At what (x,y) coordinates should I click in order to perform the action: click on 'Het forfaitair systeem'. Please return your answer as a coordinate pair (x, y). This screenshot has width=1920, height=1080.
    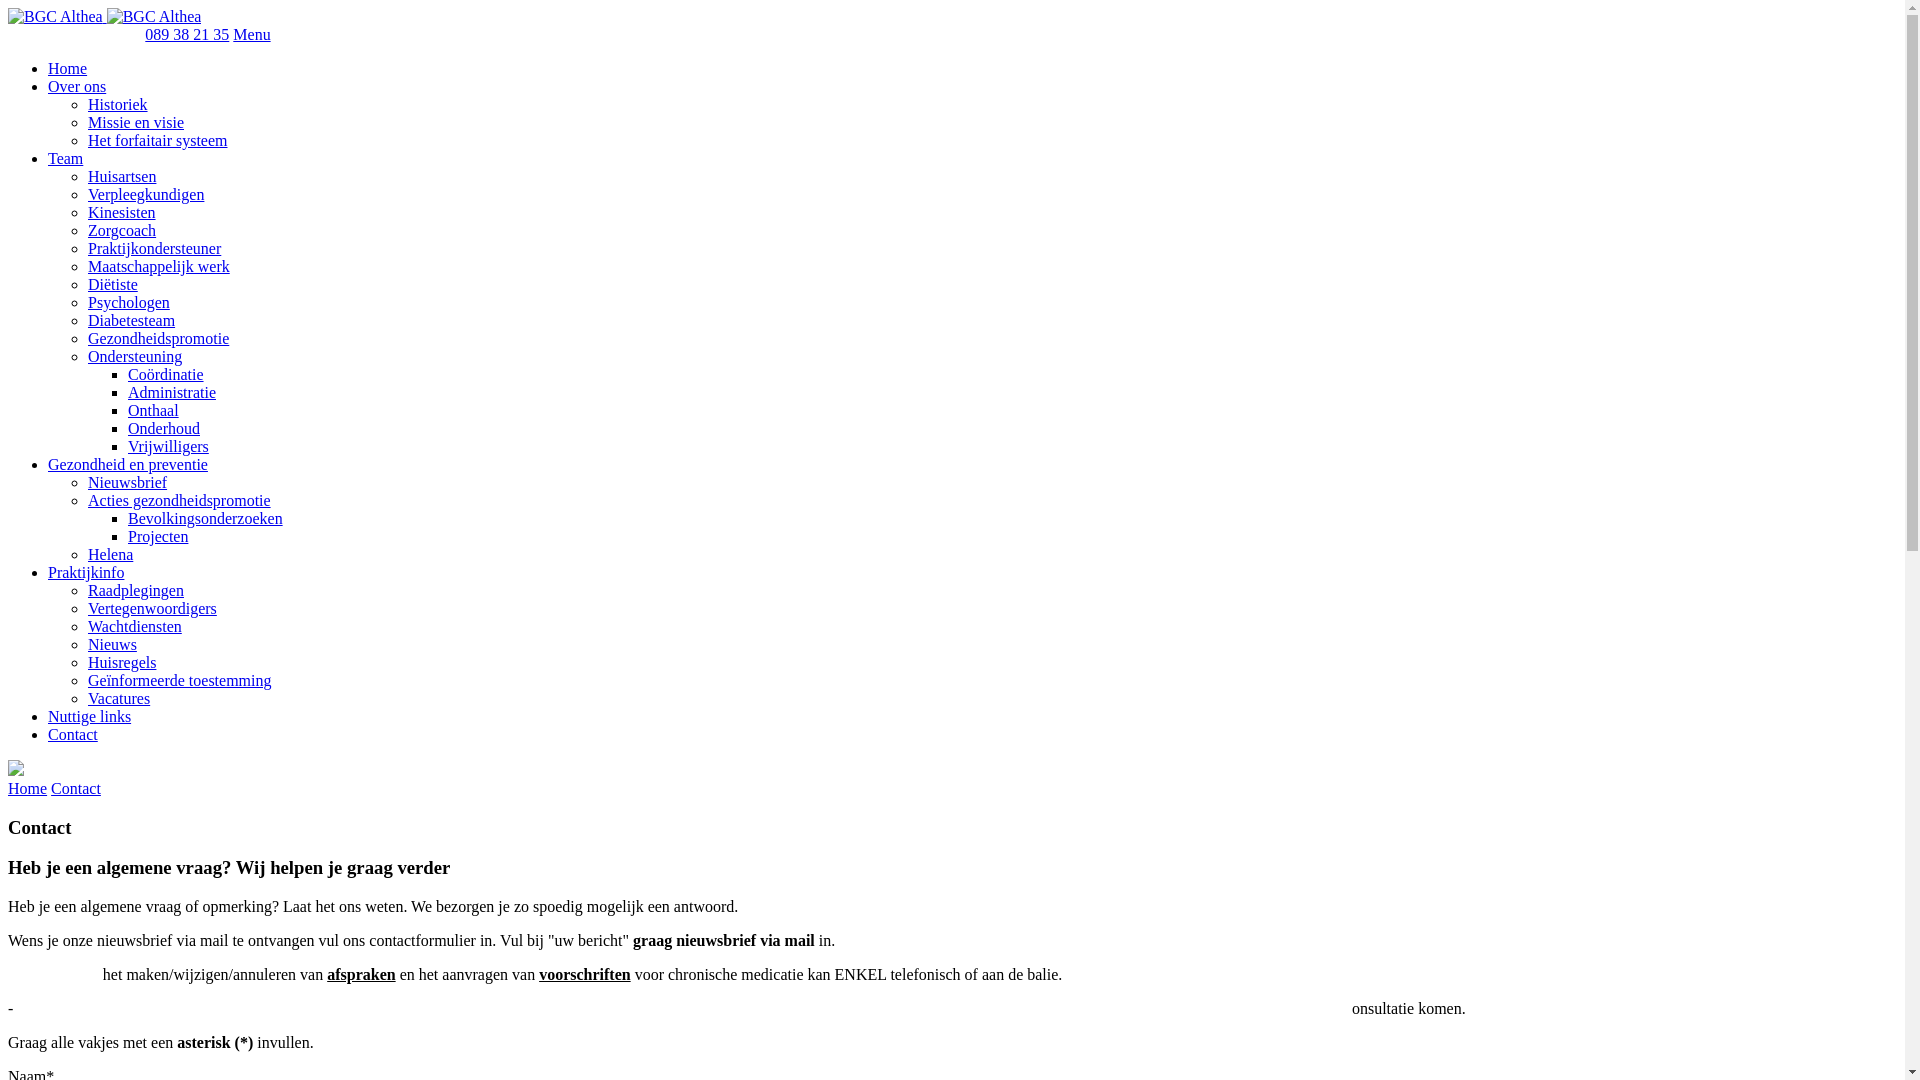
    Looking at the image, I should click on (157, 139).